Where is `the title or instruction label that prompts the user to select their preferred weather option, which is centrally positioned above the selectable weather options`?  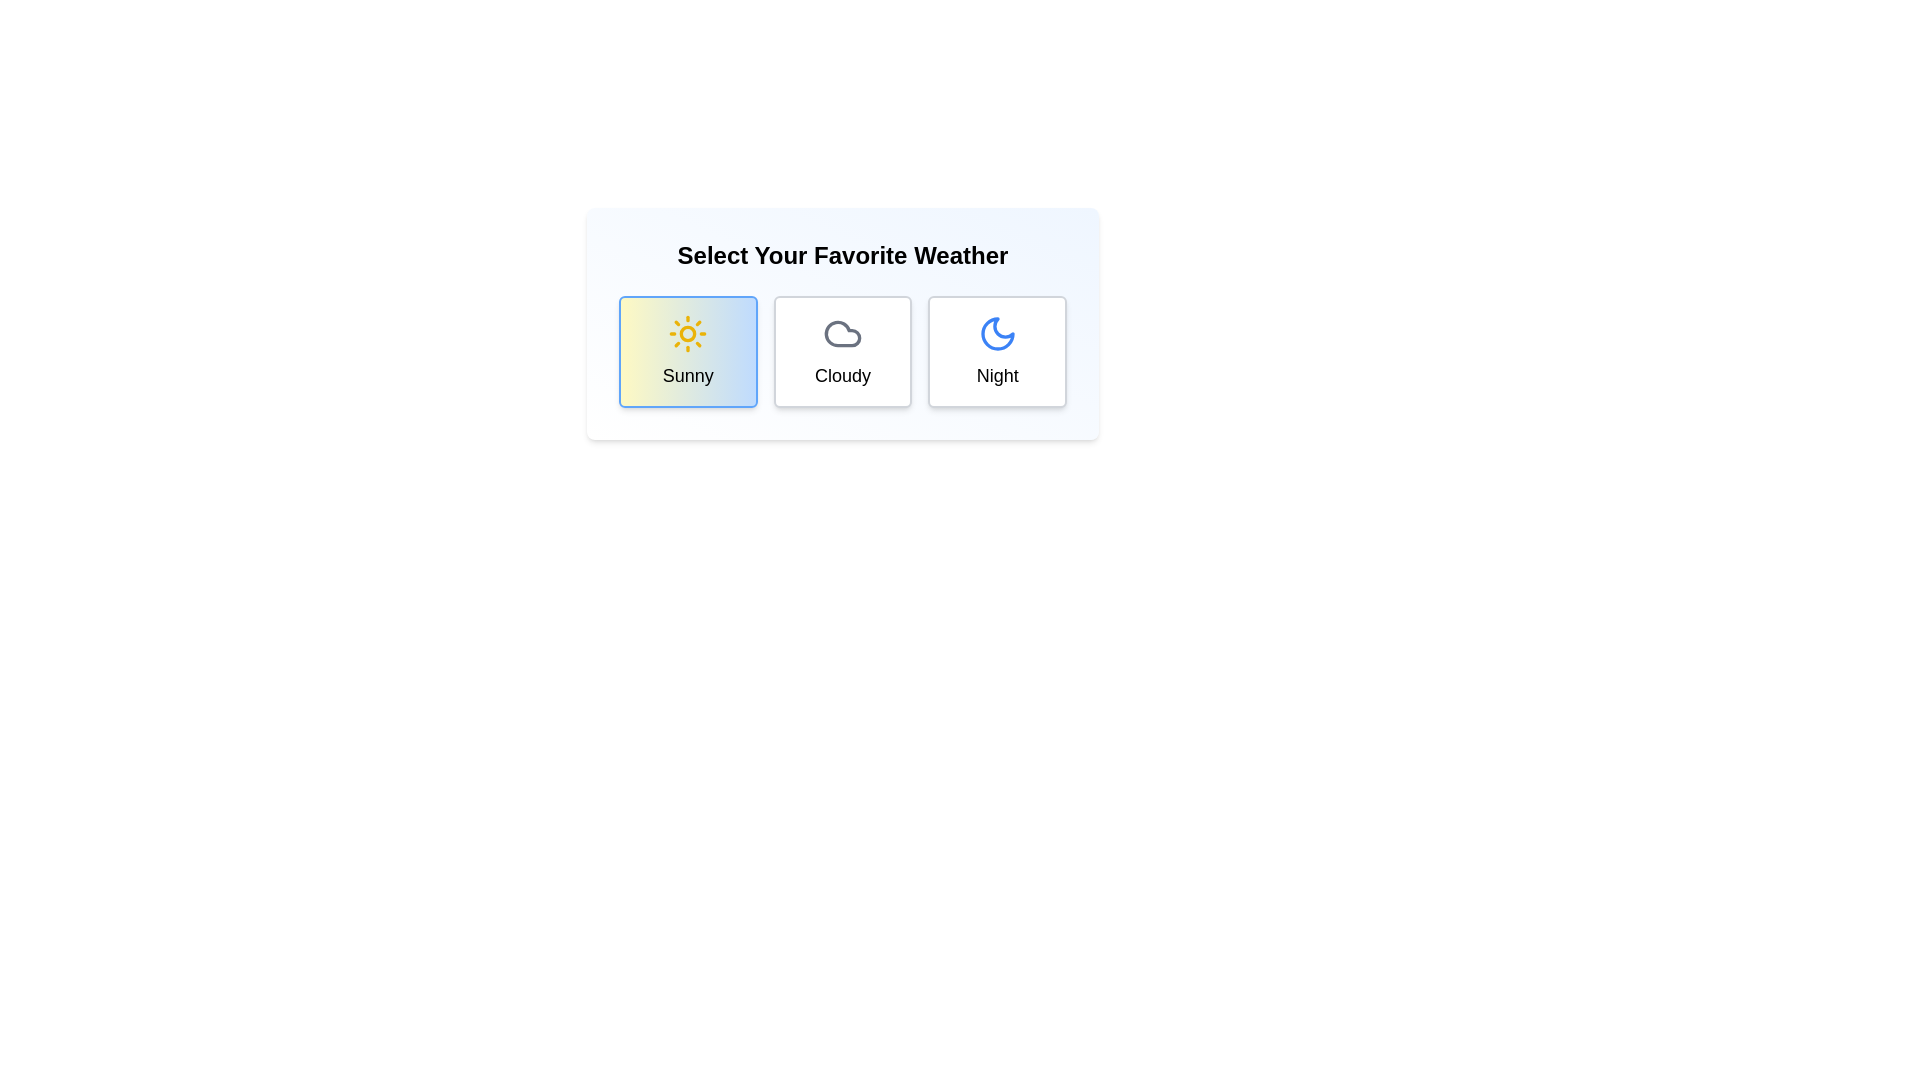
the title or instruction label that prompts the user to select their preferred weather option, which is centrally positioned above the selectable weather options is located at coordinates (843, 254).